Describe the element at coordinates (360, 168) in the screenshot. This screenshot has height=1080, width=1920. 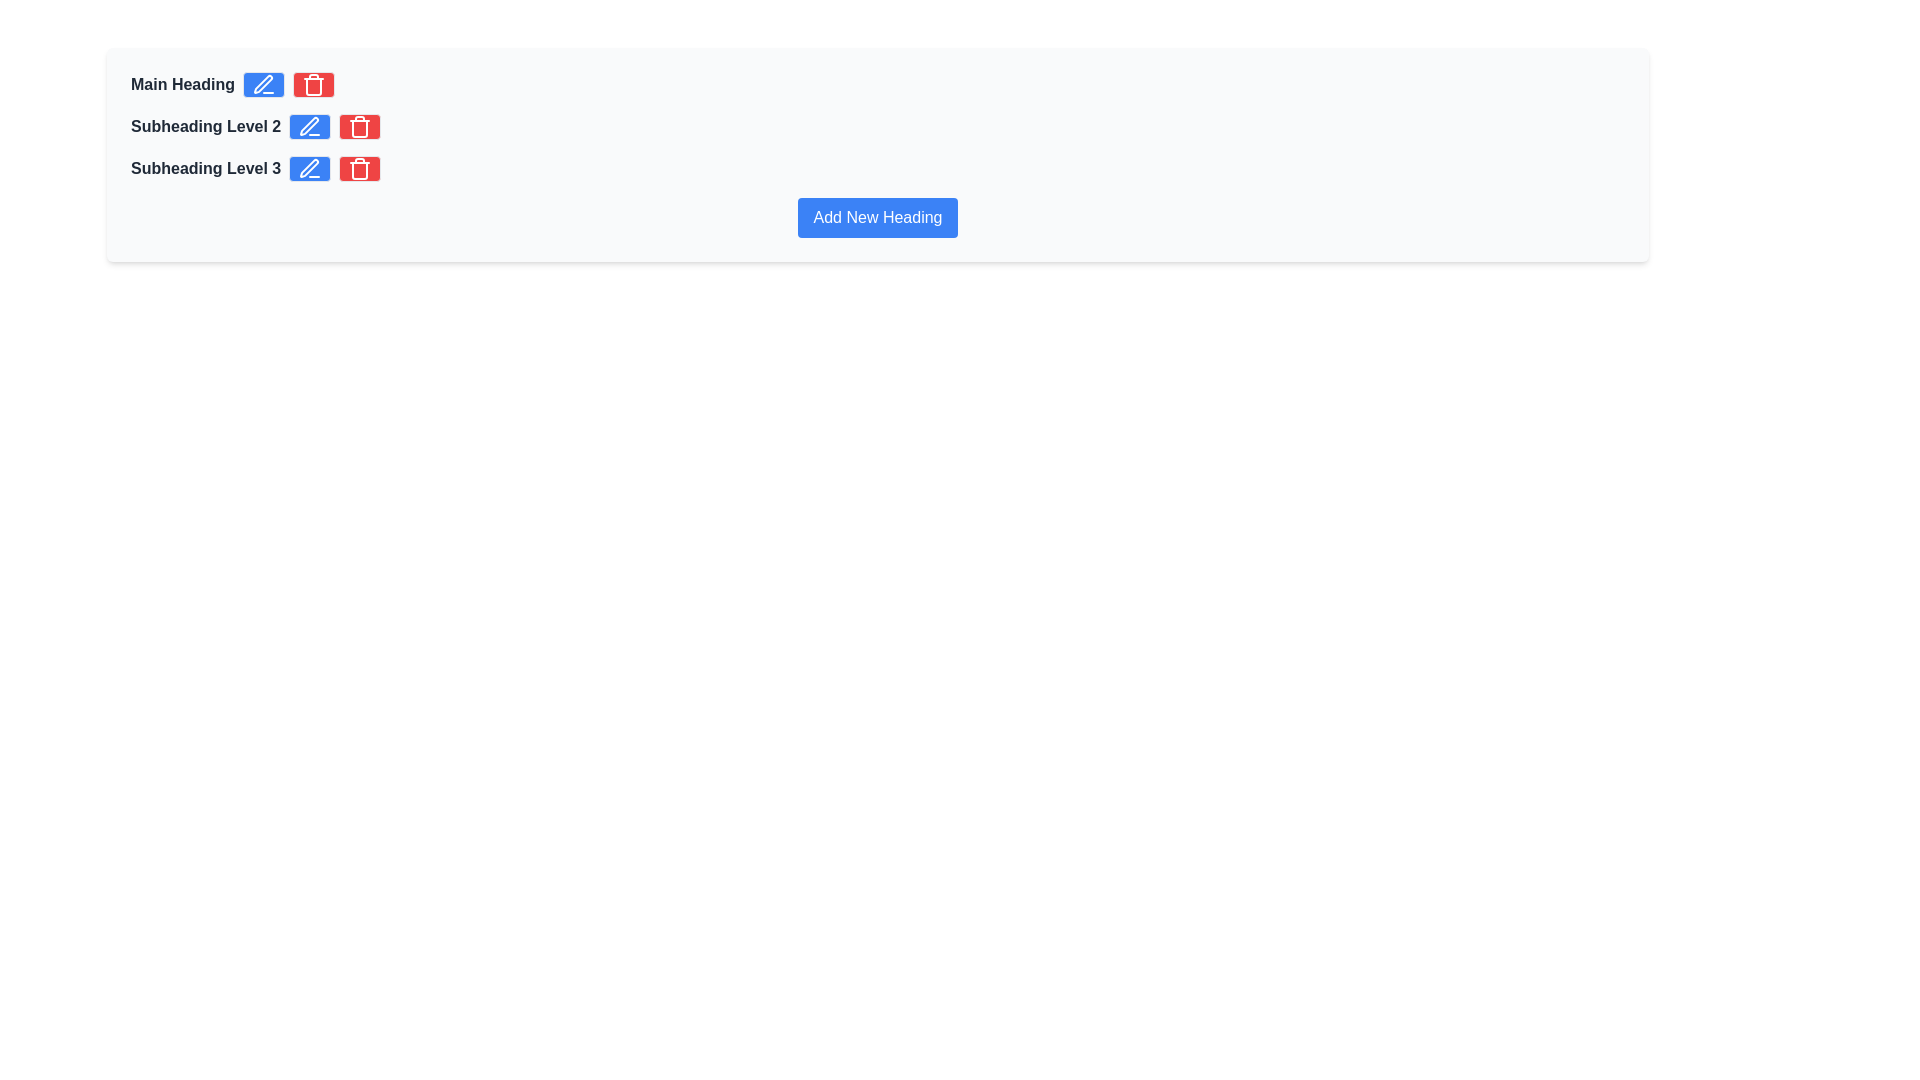
I see `the red rounded rectangle button with a trash icon, located to the right of the 'Subheading Level 3' text` at that location.